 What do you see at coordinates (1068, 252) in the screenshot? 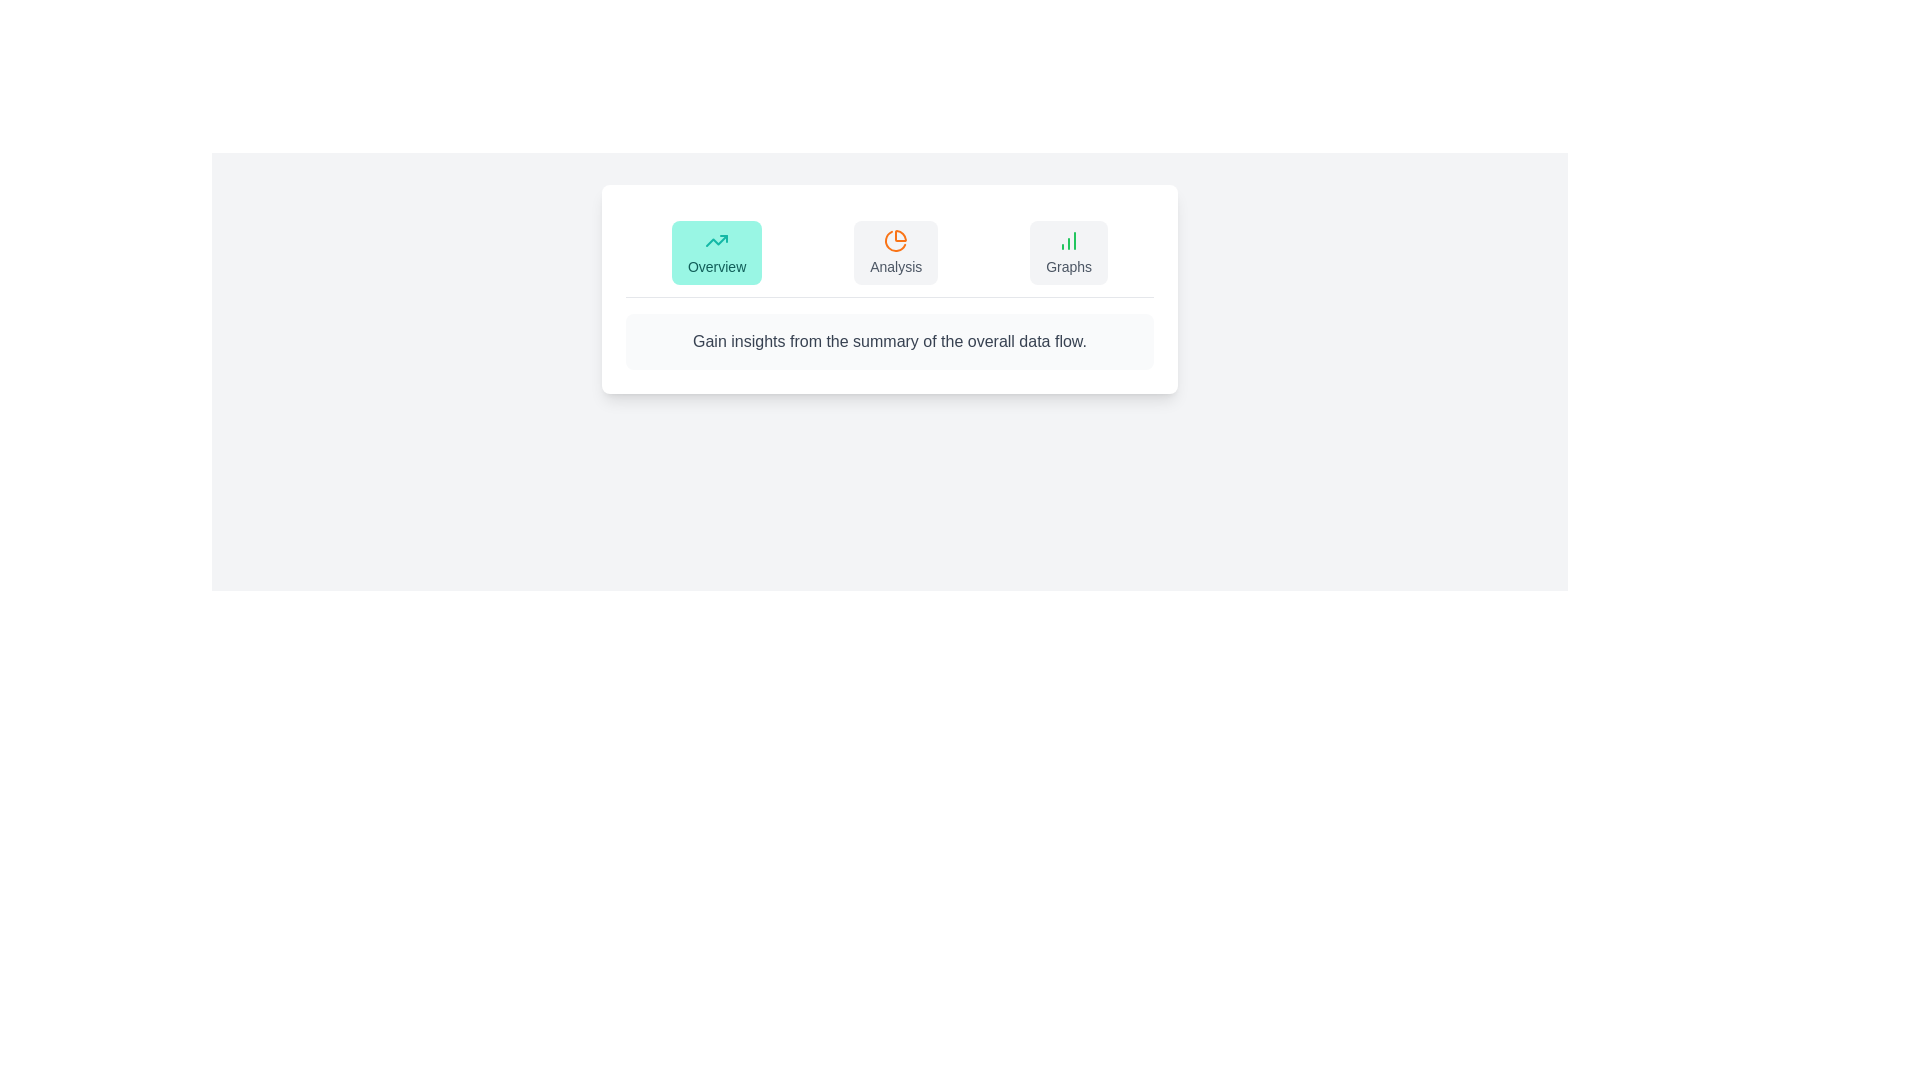
I see `the Graphs tab` at bounding box center [1068, 252].